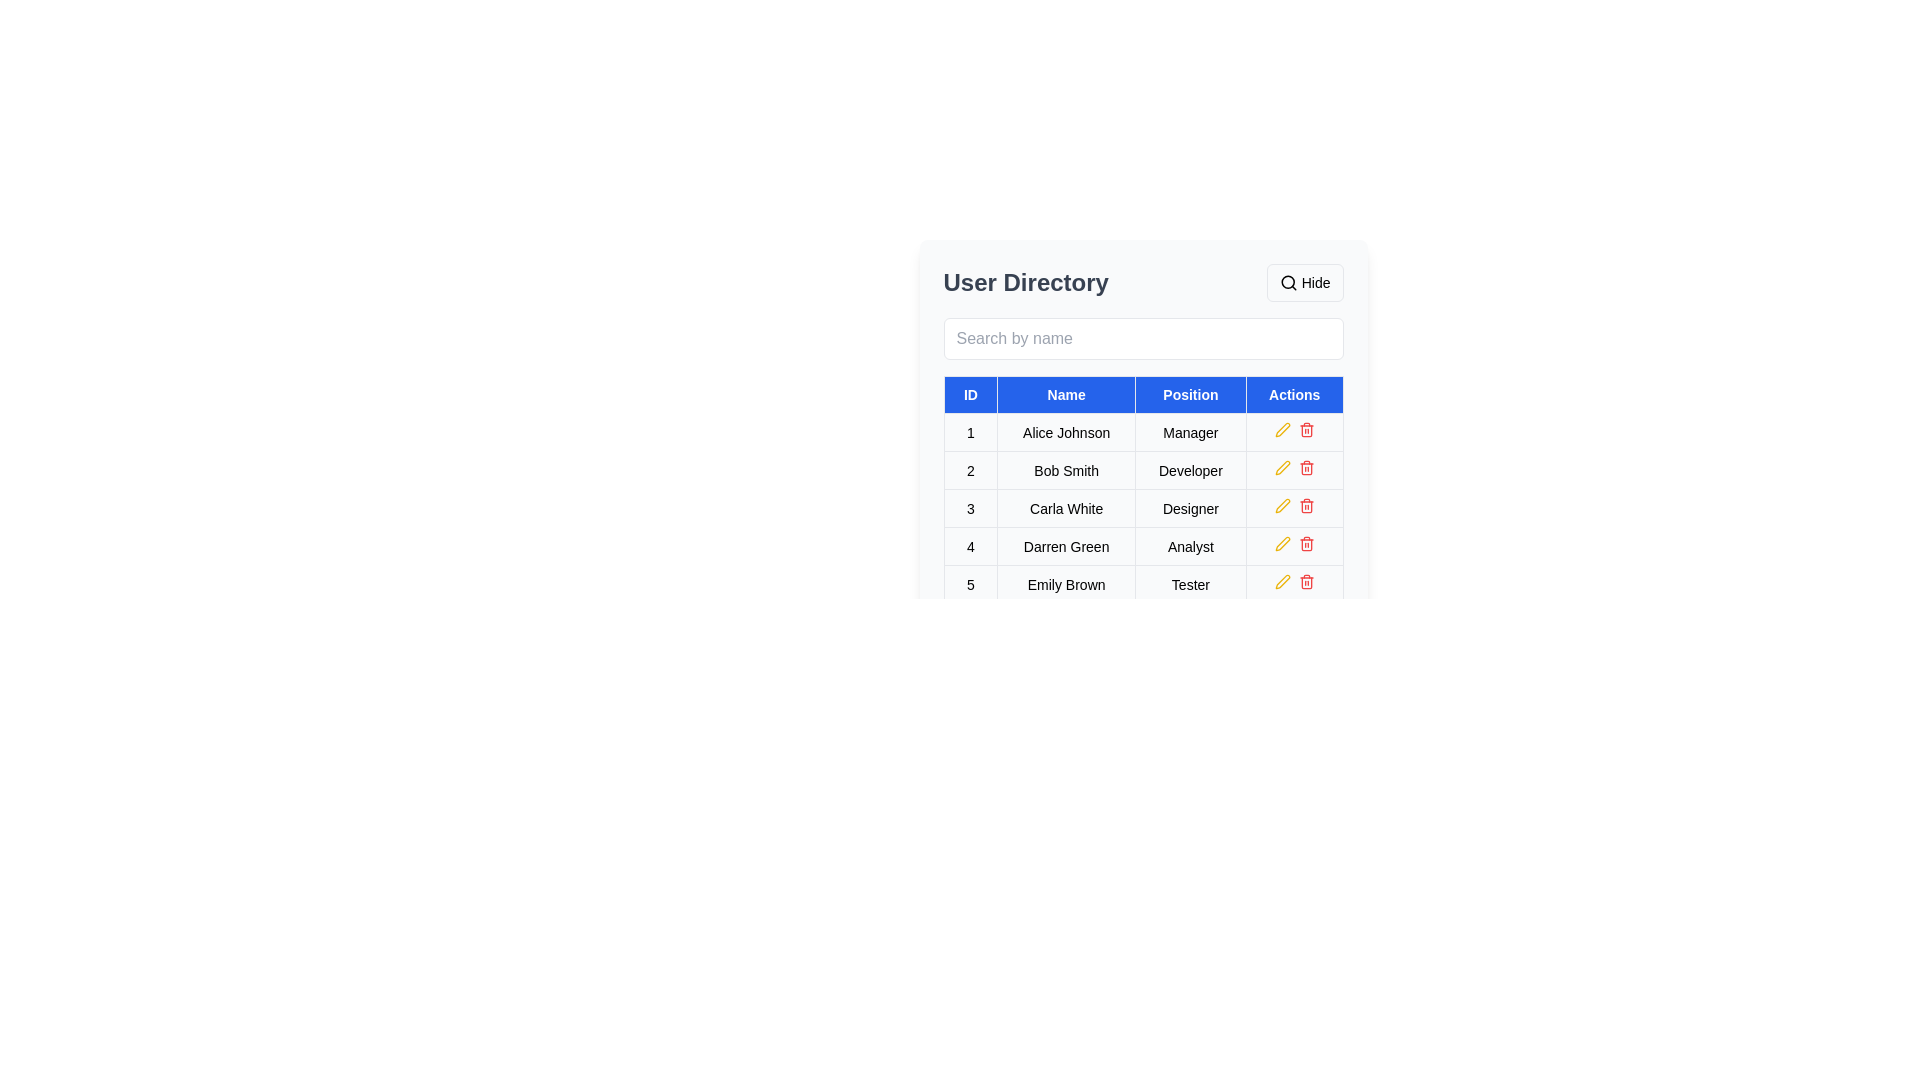 This screenshot has width=1920, height=1080. I want to click on the blank cell in the last column, fourth row of the 'User Directory' table under the 'Actions' column, aligned with 'Carla White Designer', so click(1294, 507).